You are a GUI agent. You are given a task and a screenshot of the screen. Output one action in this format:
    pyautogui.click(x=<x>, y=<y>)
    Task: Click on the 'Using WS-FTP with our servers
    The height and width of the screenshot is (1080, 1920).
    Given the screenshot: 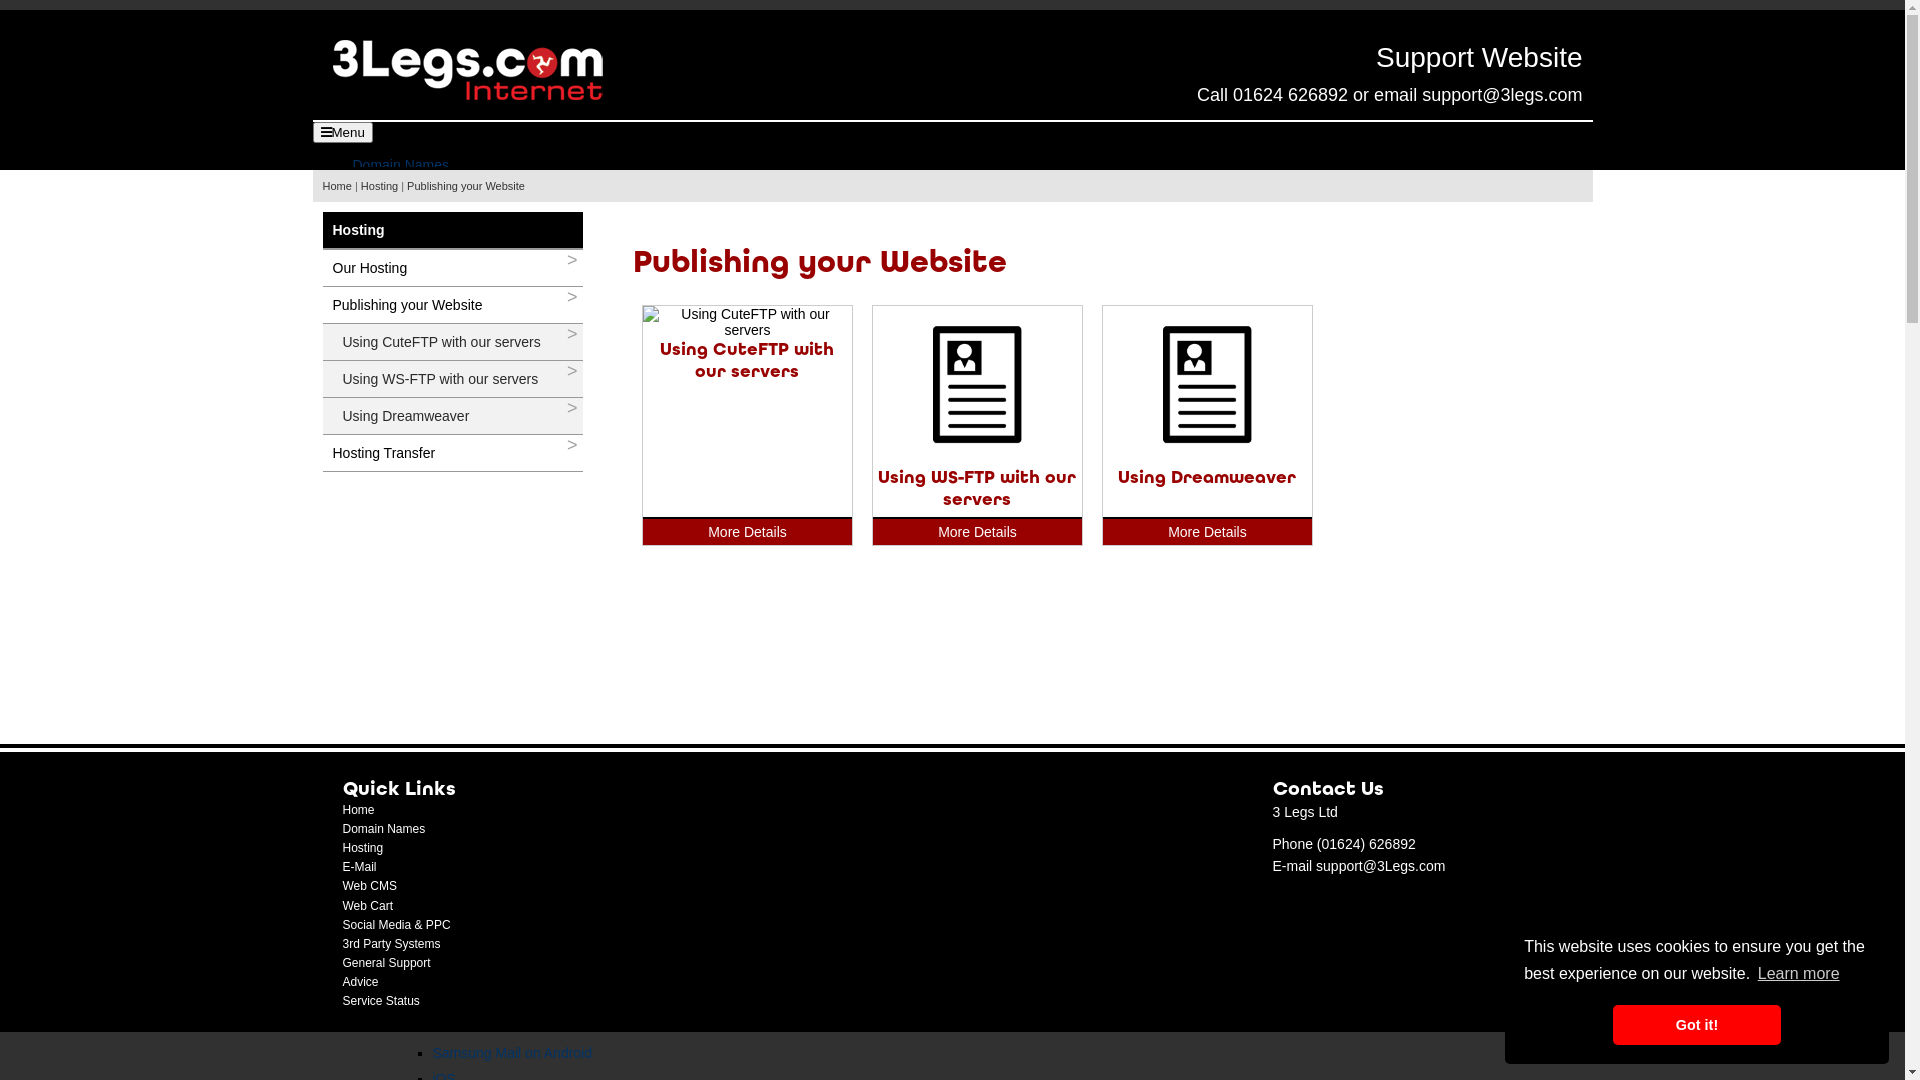 What is the action you would take?
    pyautogui.click(x=978, y=411)
    